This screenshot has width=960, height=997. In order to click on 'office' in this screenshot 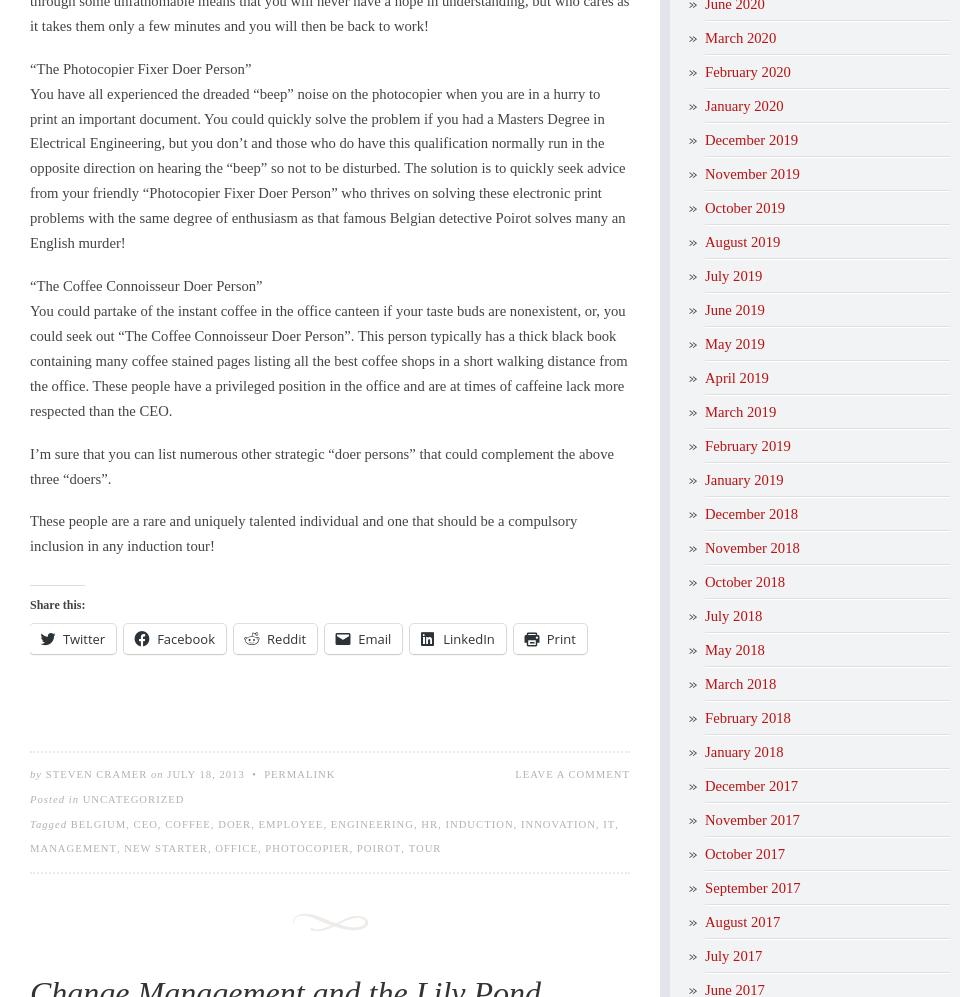, I will do `click(235, 848)`.